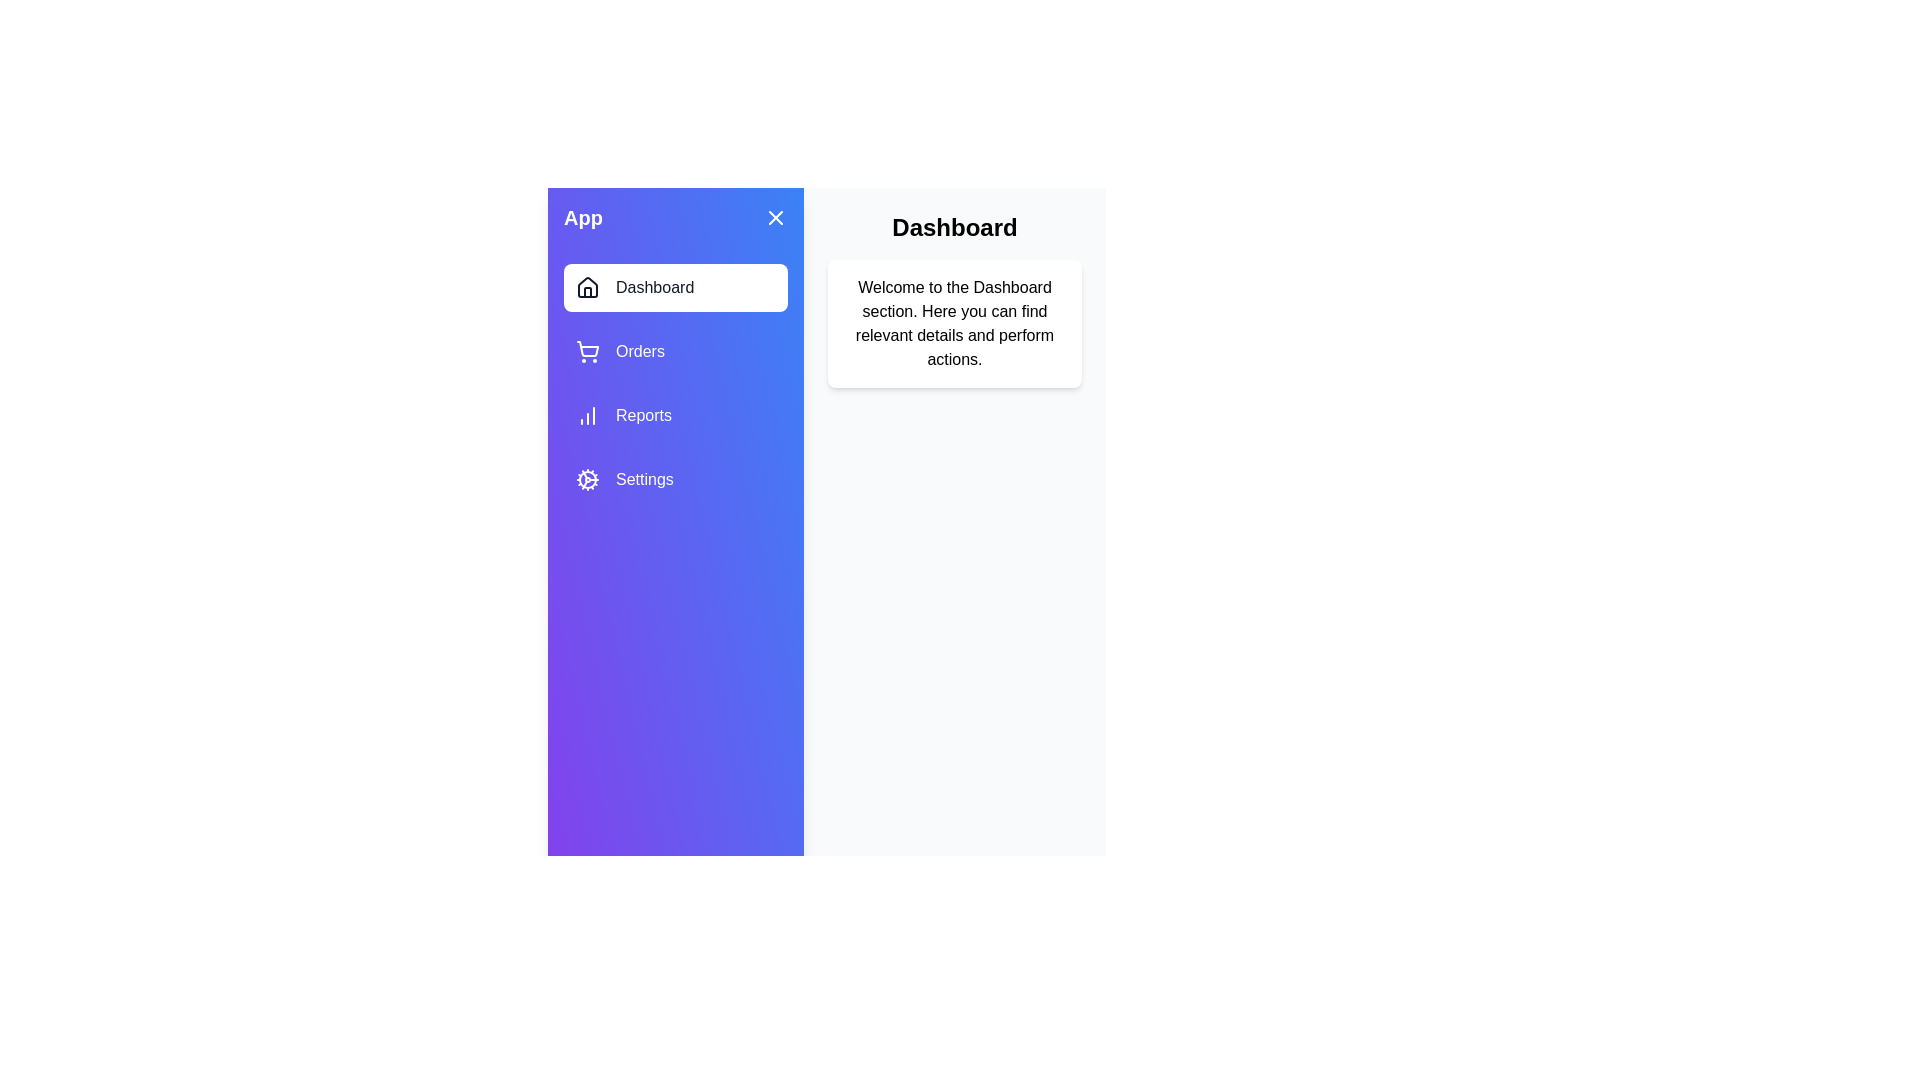  I want to click on button with the 'X' icon to toggle the drawer's state, so click(775, 218).